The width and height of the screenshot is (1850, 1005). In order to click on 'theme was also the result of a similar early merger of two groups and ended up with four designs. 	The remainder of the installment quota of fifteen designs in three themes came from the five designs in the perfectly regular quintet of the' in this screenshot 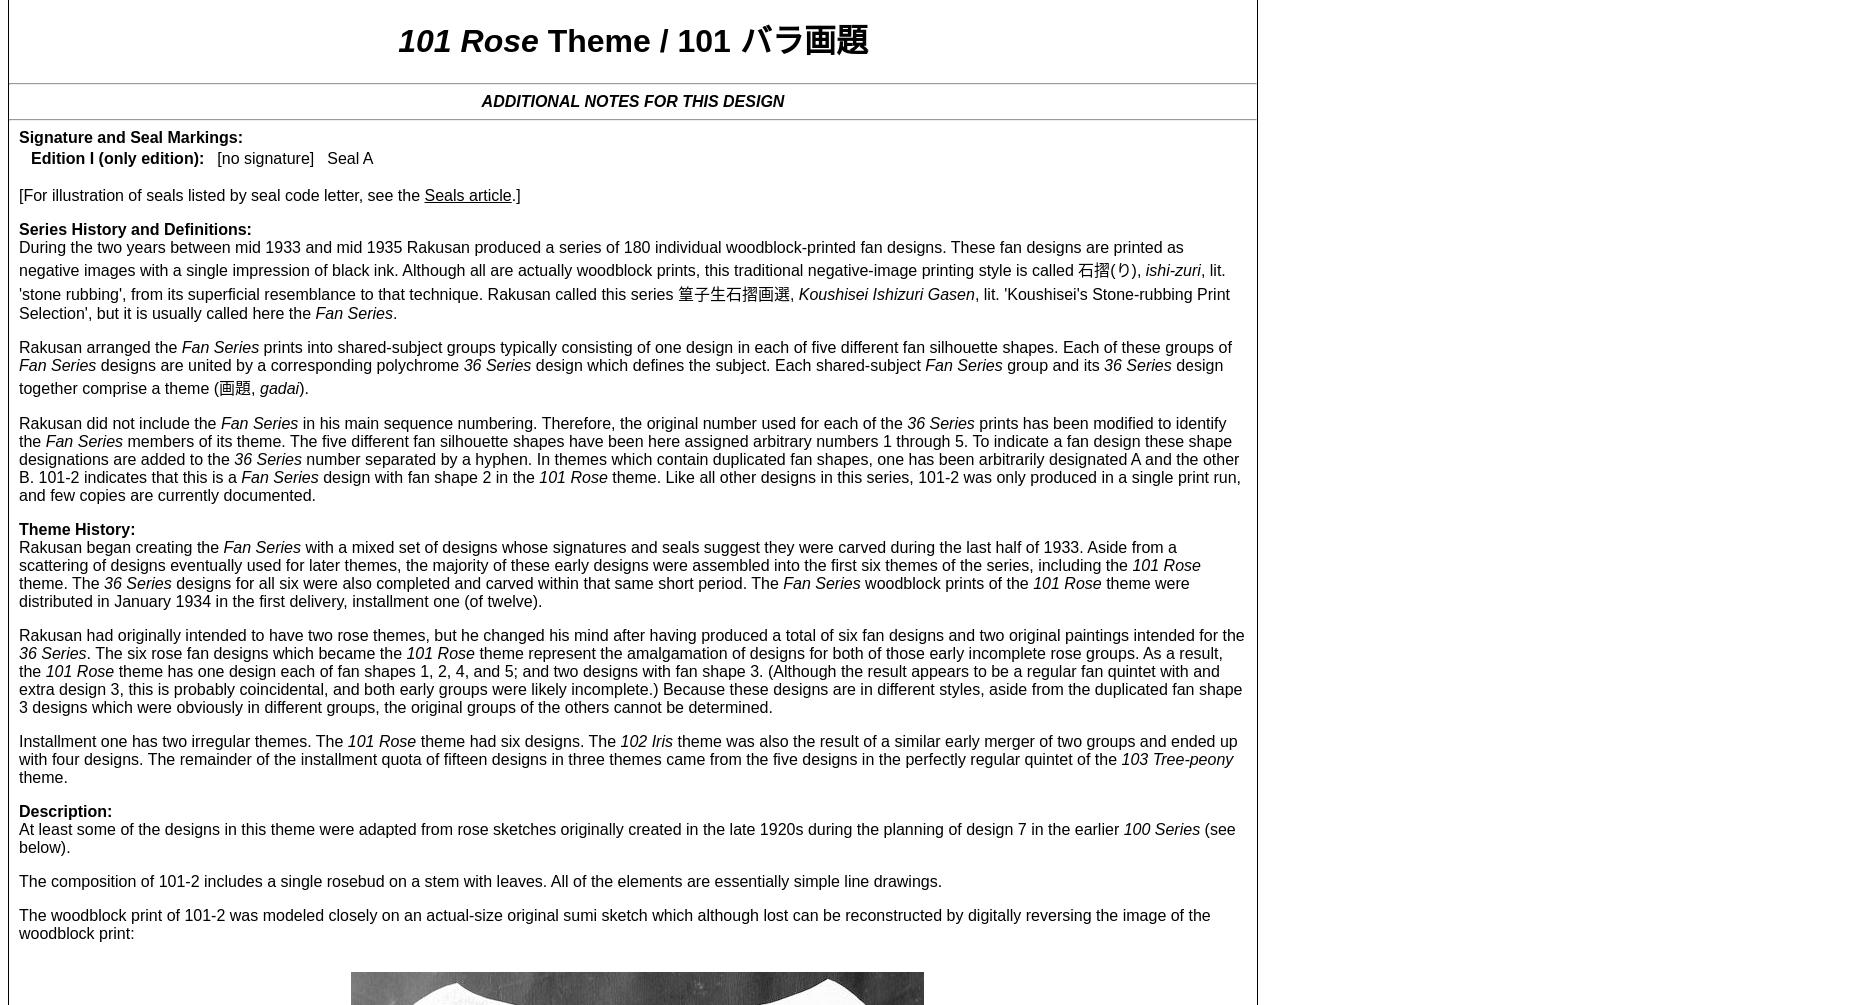, I will do `click(628, 749)`.